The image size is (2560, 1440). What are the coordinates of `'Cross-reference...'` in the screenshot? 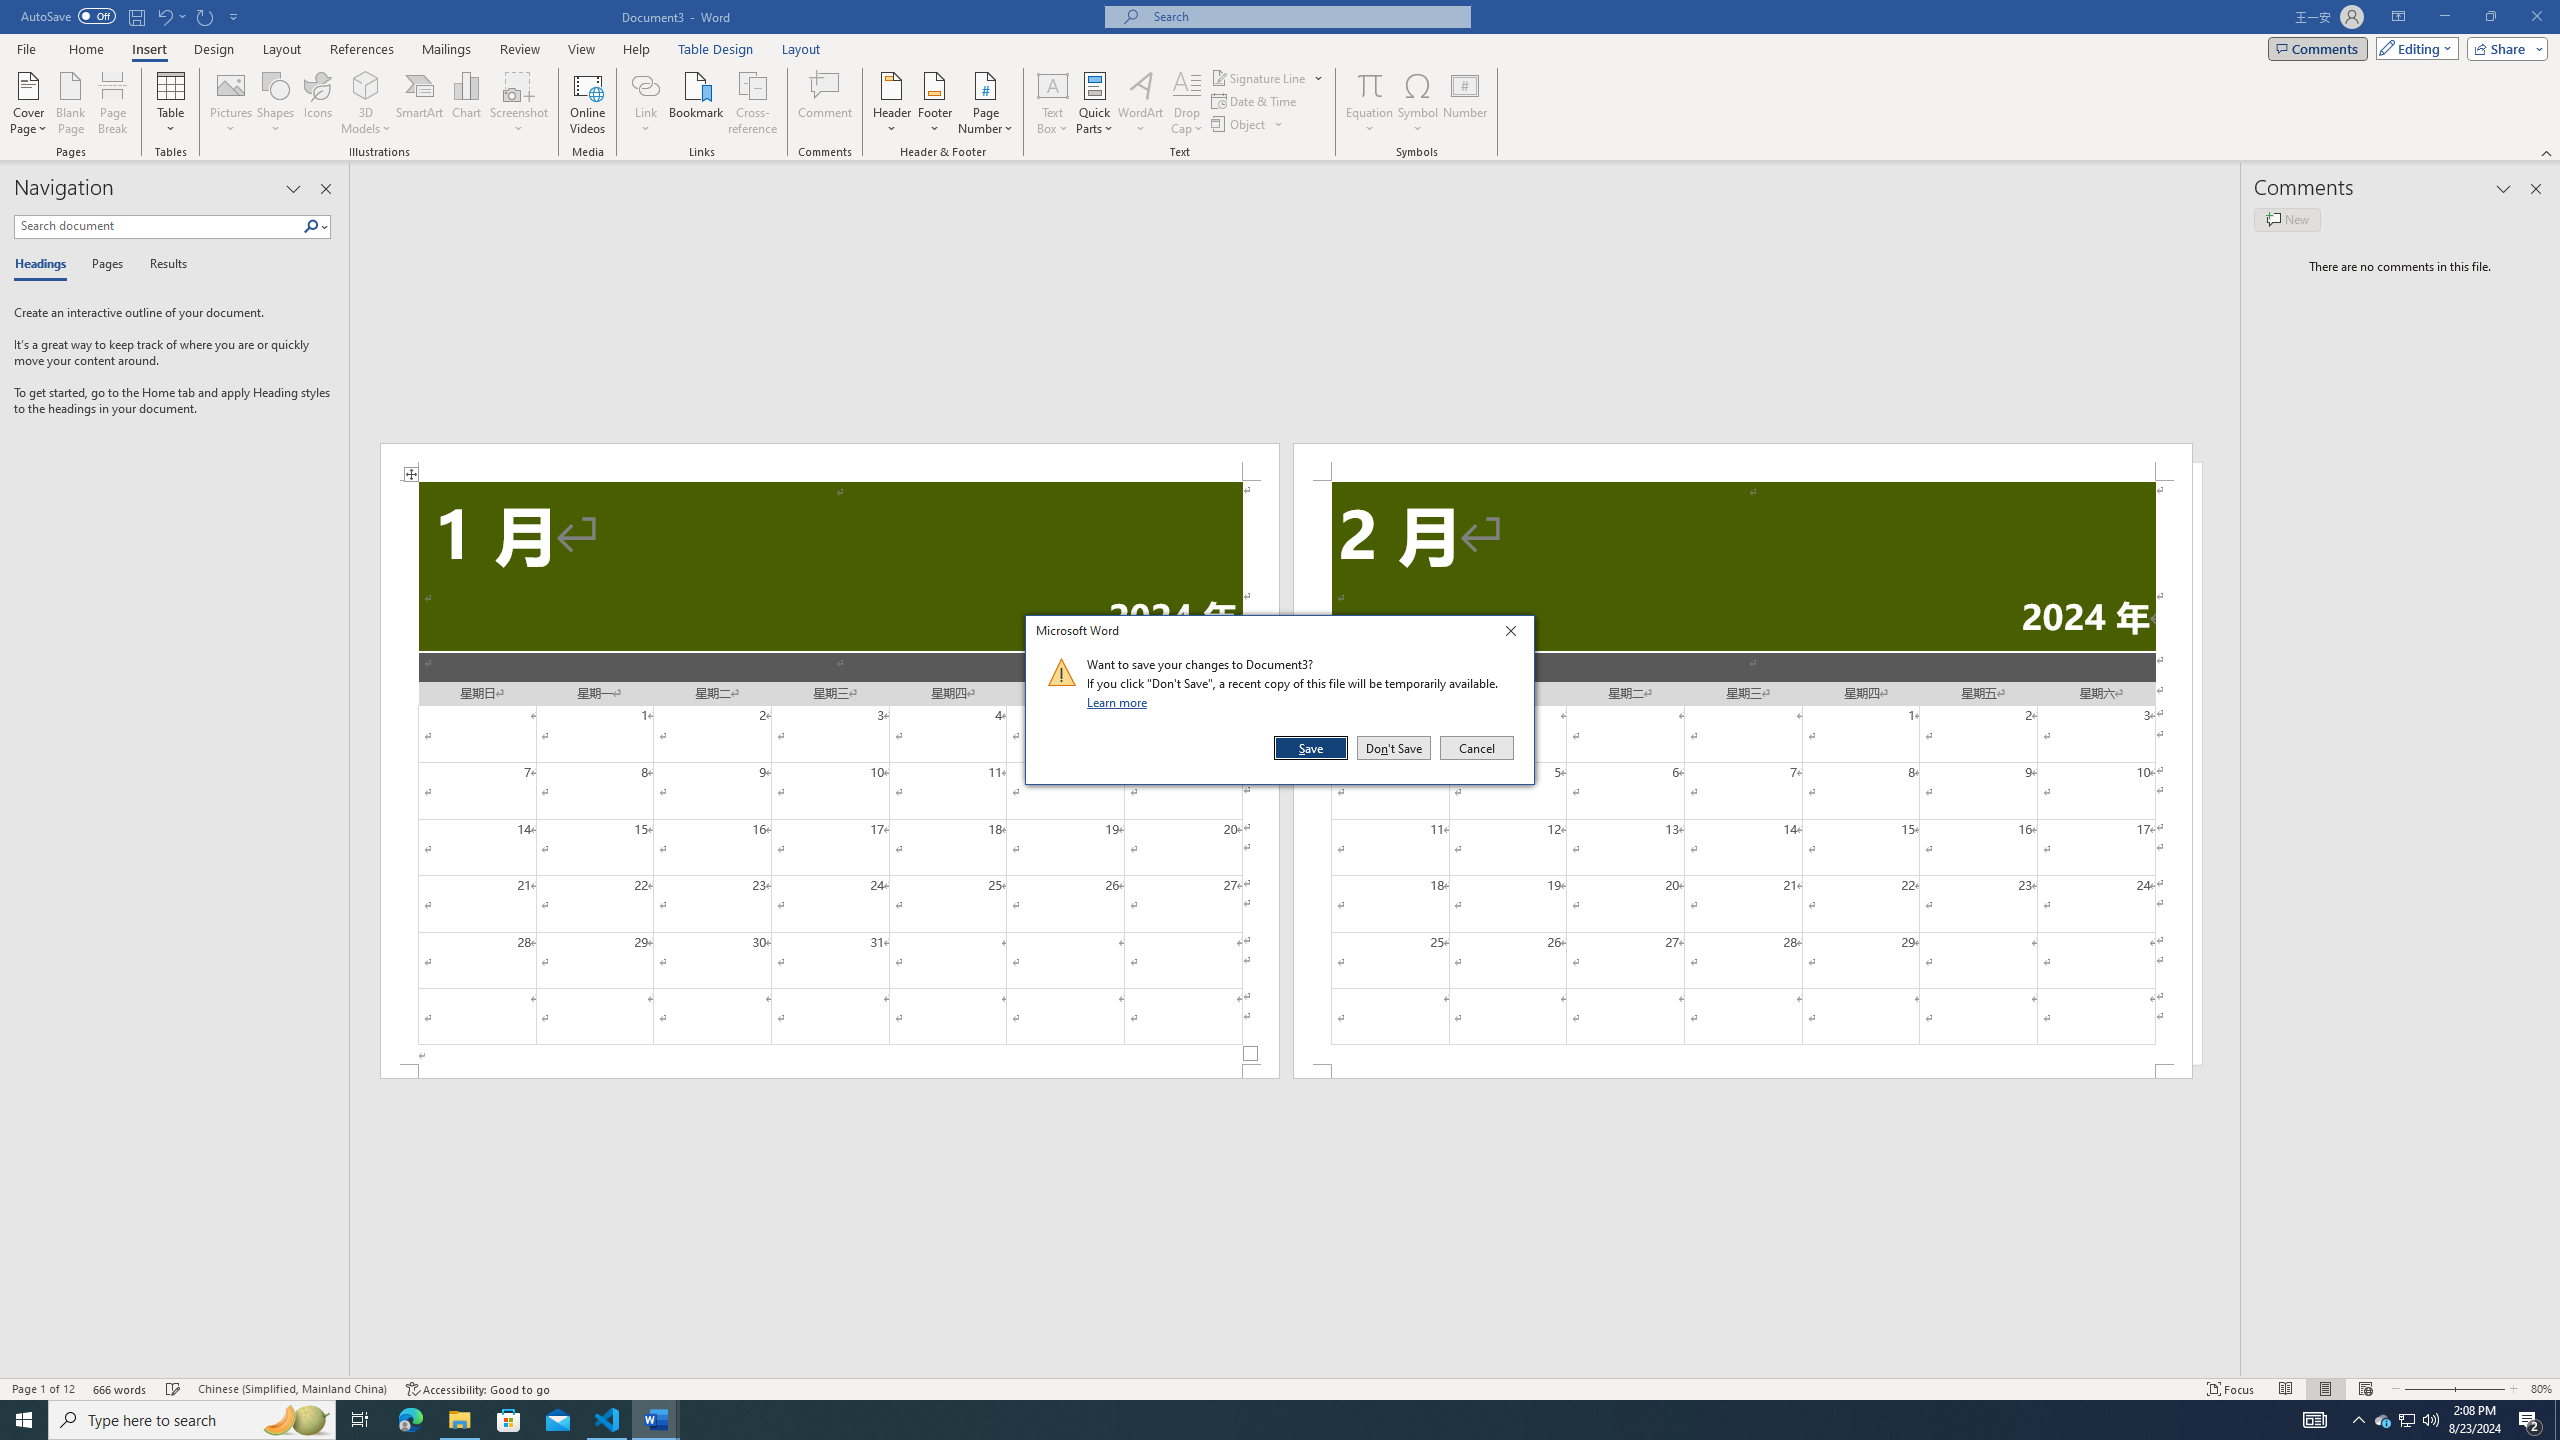 It's located at (753, 103).